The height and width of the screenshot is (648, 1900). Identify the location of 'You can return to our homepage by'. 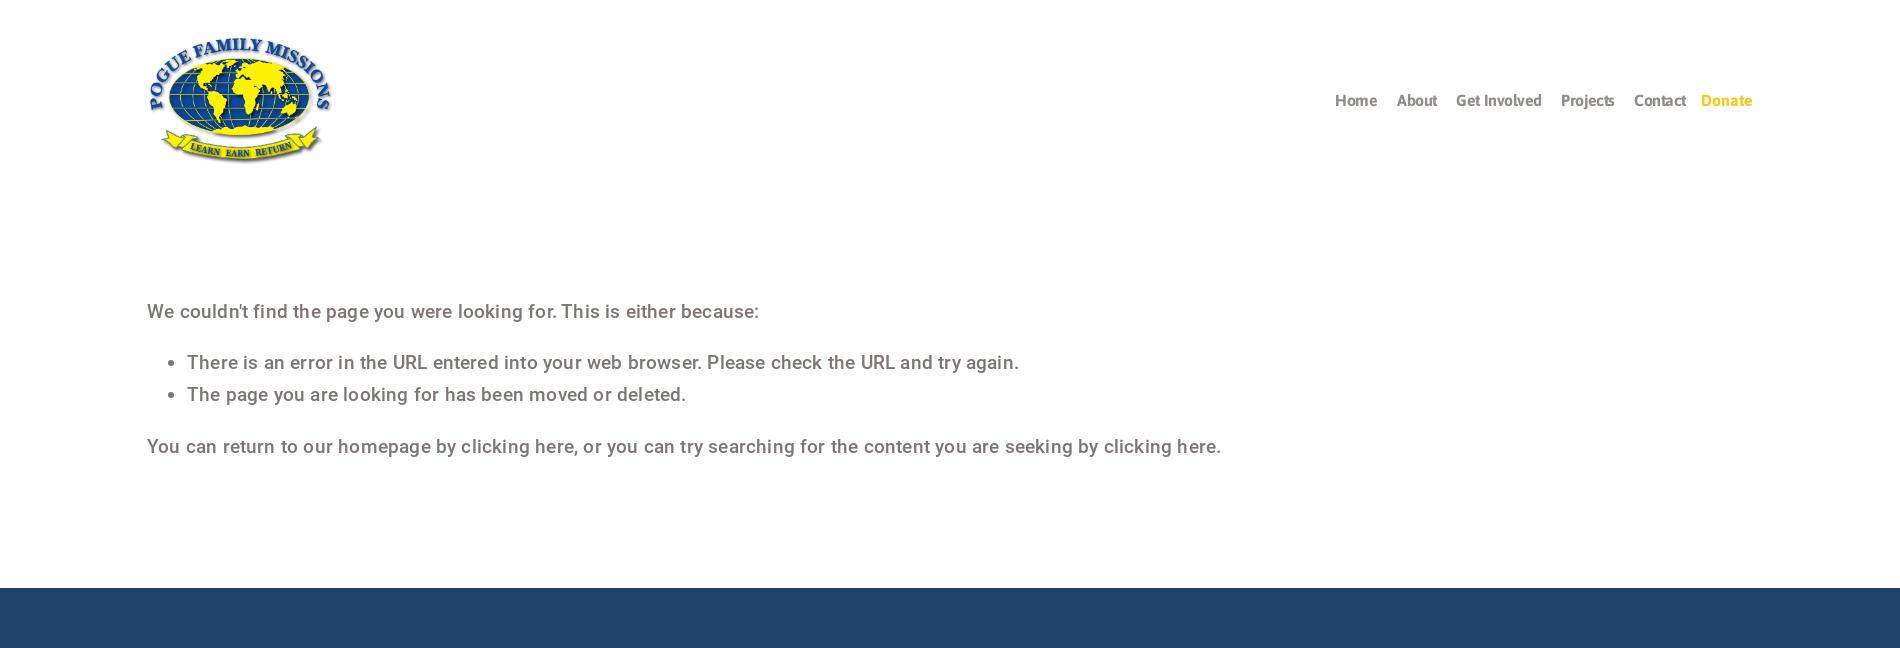
(303, 445).